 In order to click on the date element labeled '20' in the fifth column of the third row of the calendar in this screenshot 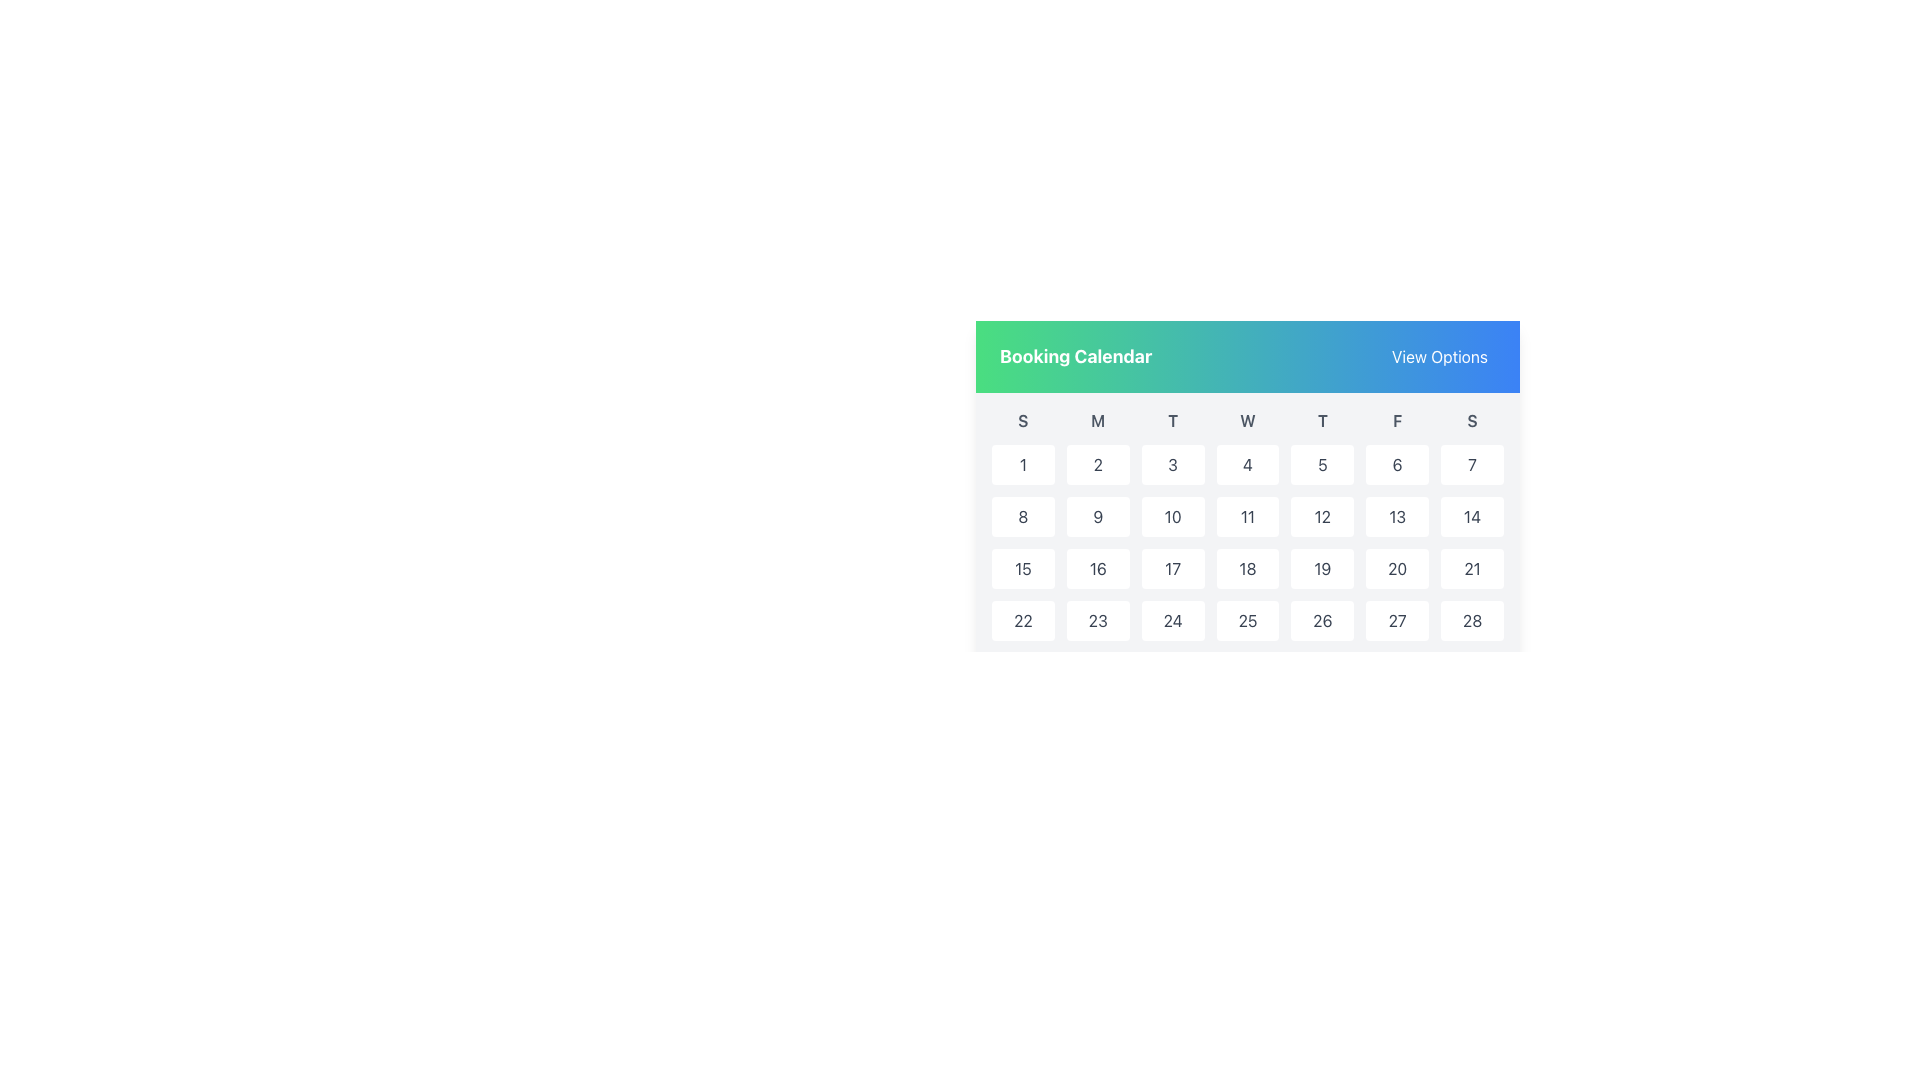, I will do `click(1395, 569)`.